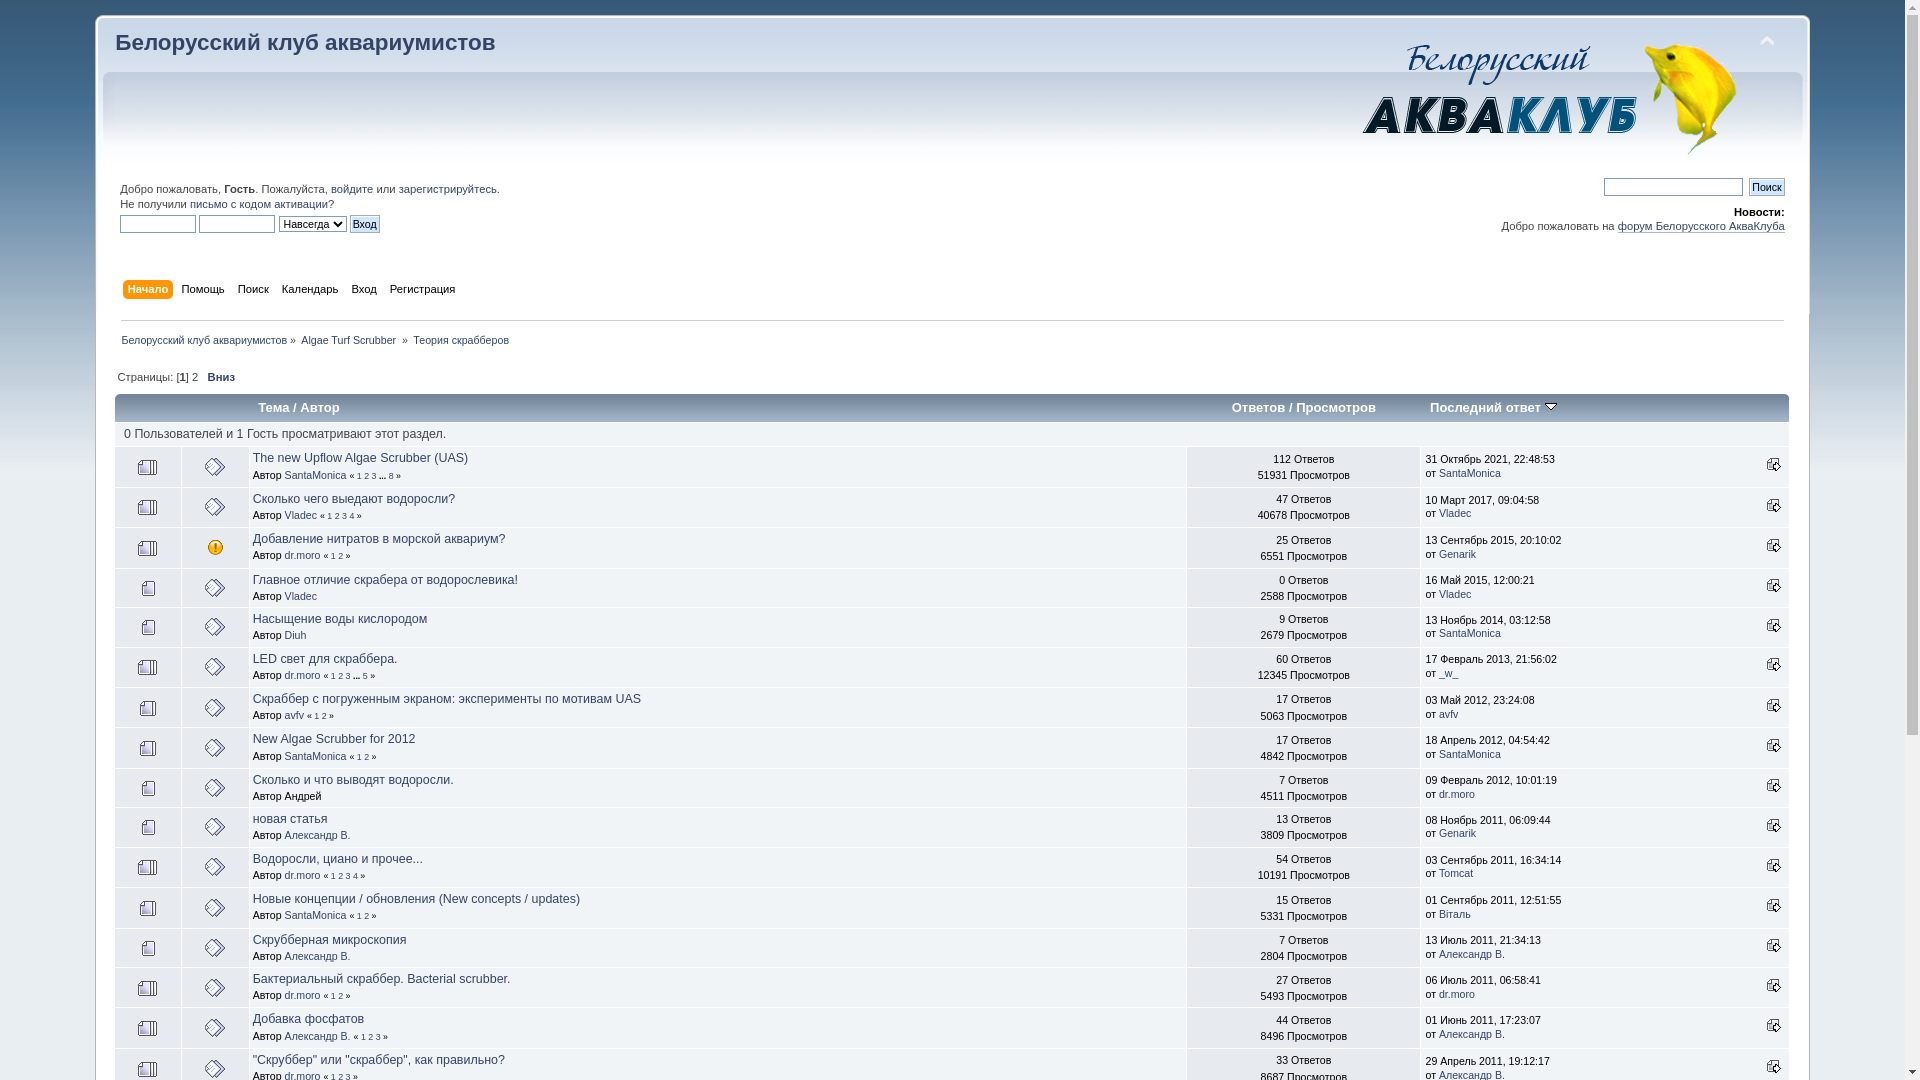  I want to click on '1', so click(363, 1036).